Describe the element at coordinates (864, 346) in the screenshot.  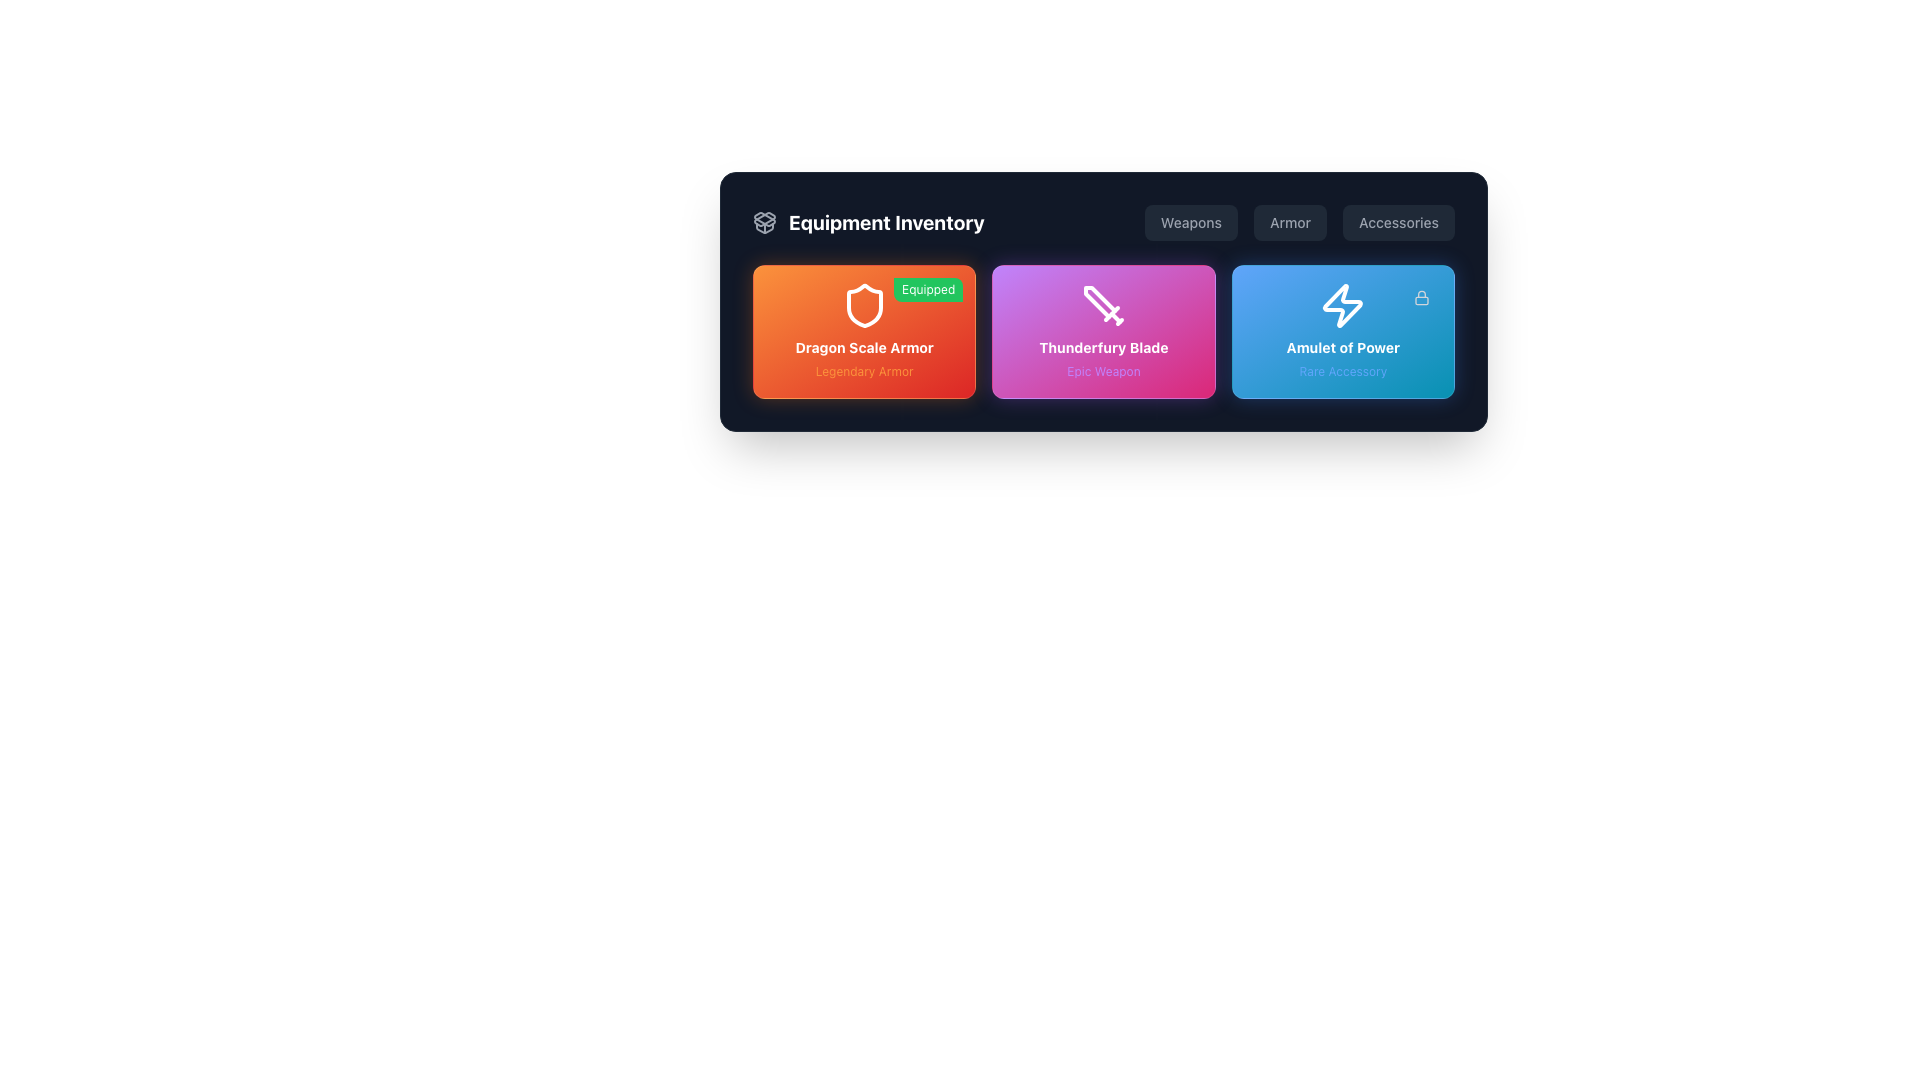
I see `text label displaying 'Dragon Scale Armor', which is styled with bold, white font on a vibrant orange background` at that location.